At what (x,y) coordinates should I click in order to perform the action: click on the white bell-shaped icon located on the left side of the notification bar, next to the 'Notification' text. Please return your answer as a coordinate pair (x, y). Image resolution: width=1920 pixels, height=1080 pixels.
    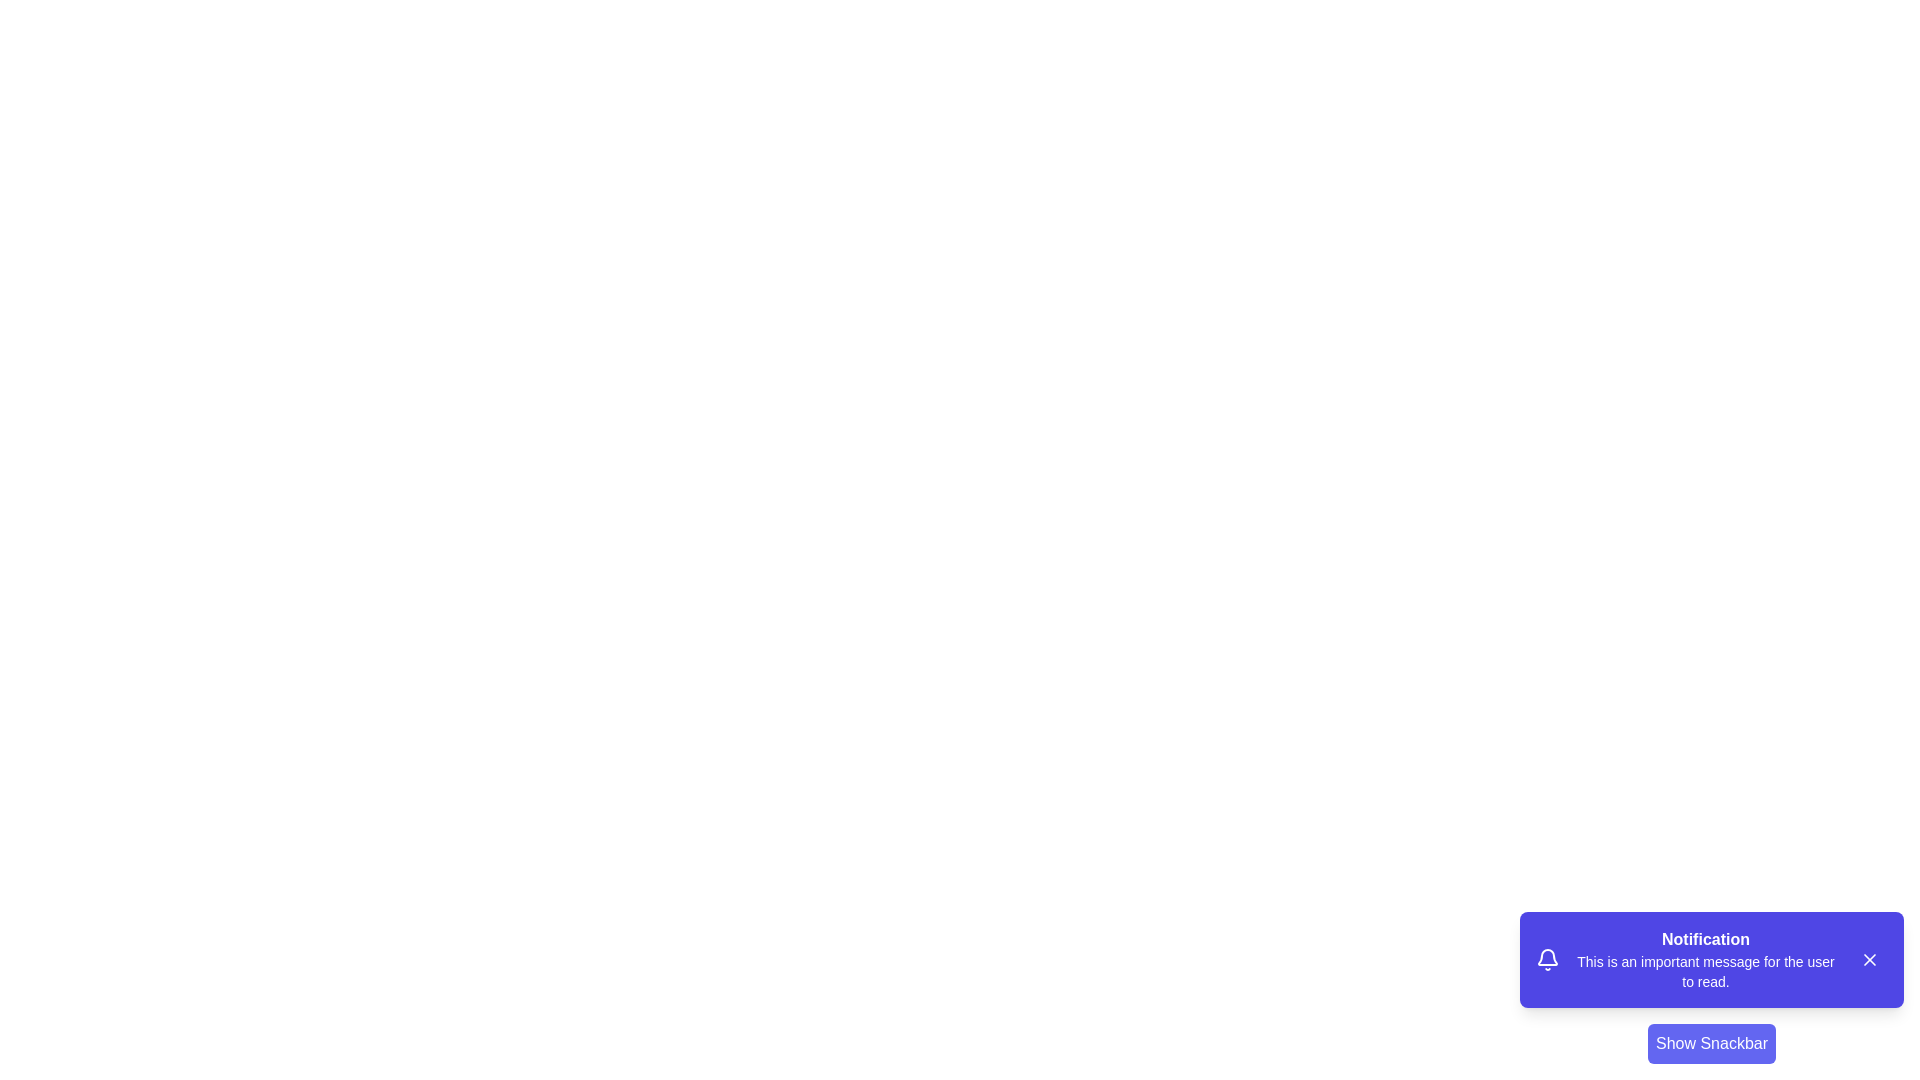
    Looking at the image, I should click on (1547, 959).